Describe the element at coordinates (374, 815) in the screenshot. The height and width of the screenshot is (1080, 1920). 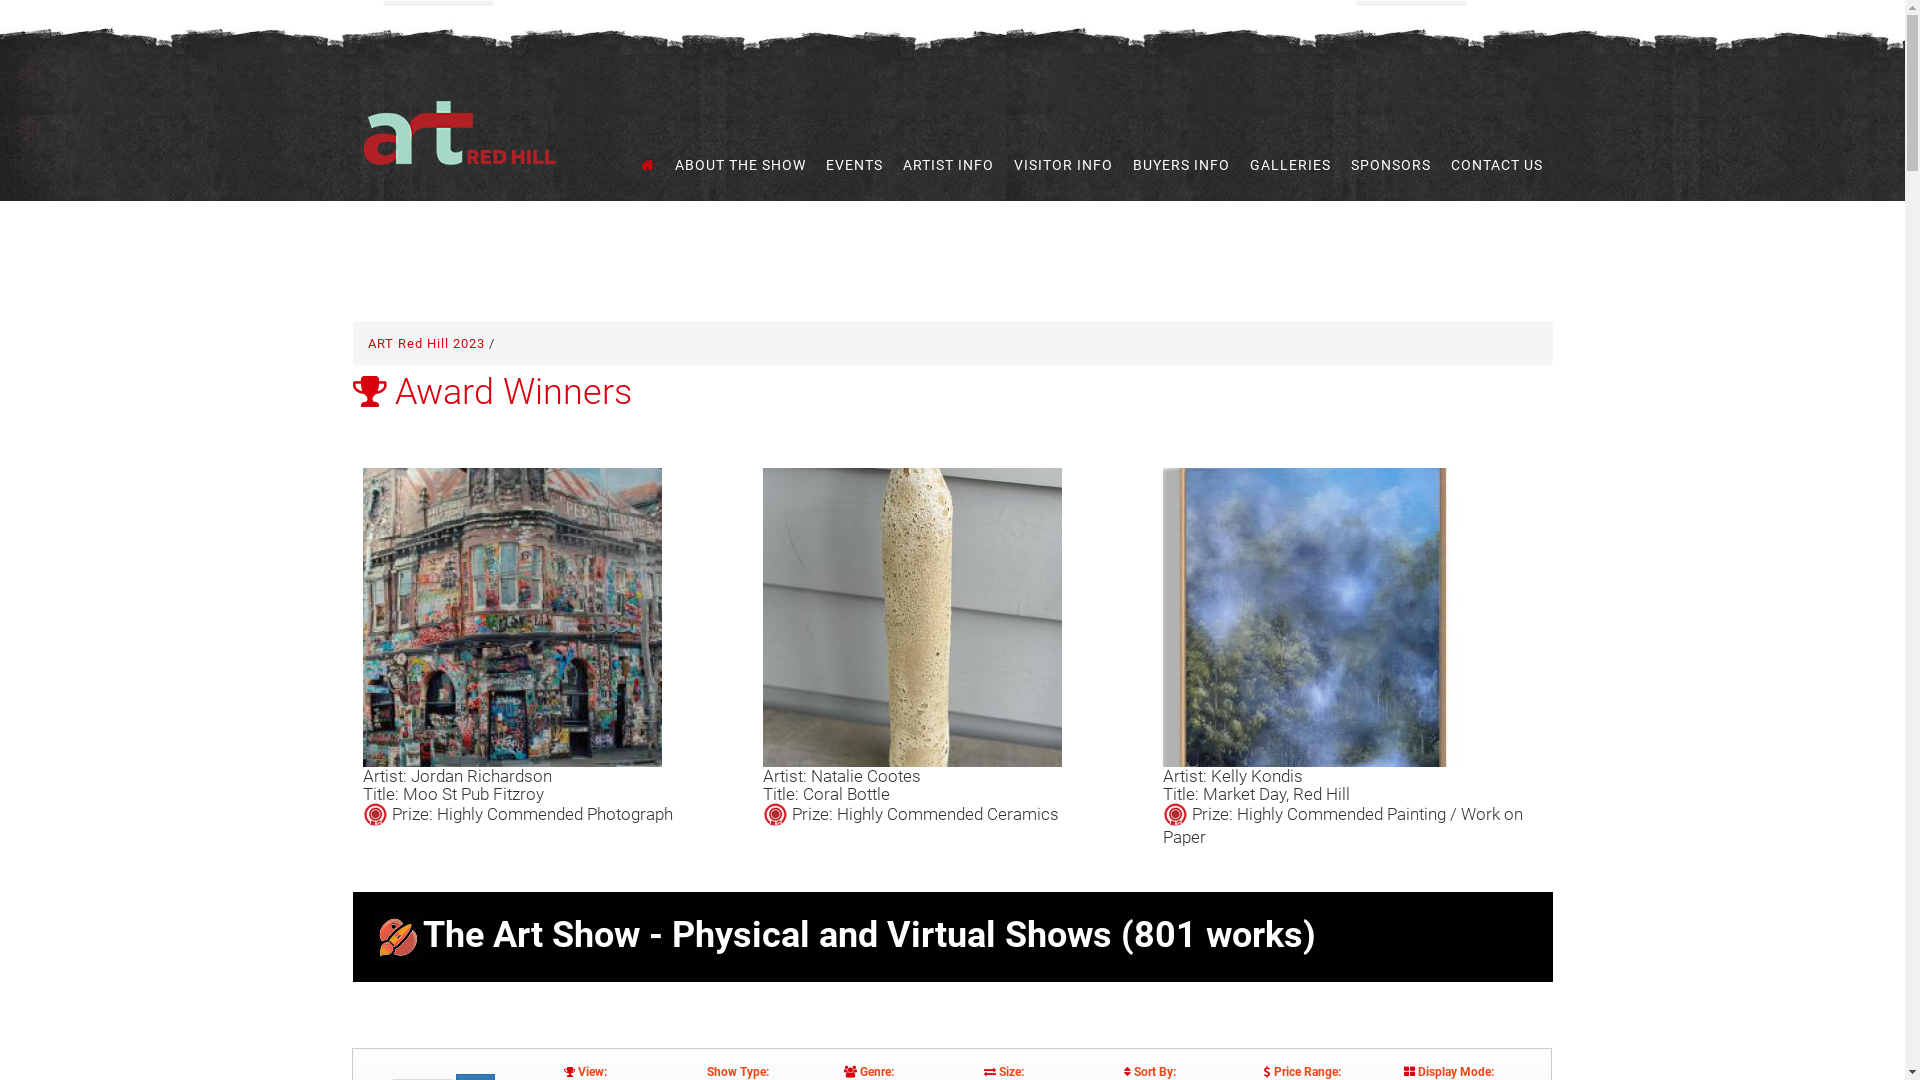
I see `'This Item is a Prize Winner'` at that location.